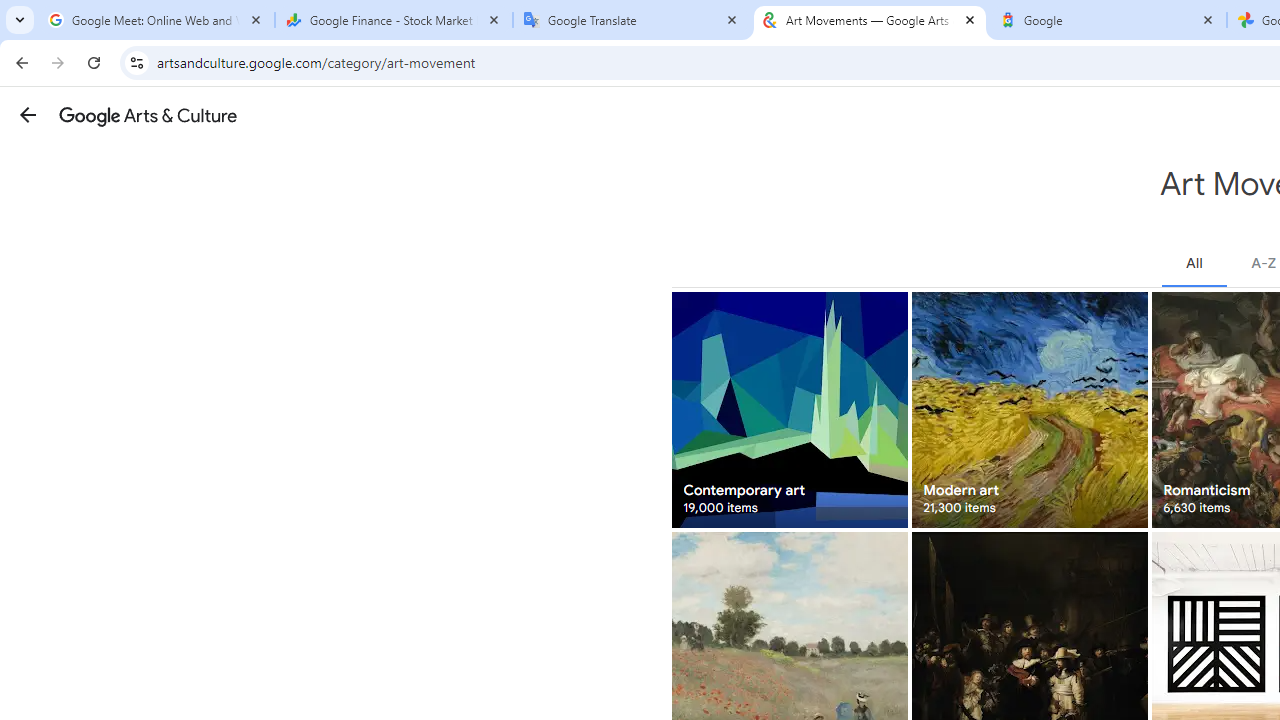  Describe the element at coordinates (1194, 262) in the screenshot. I see `'All'` at that location.